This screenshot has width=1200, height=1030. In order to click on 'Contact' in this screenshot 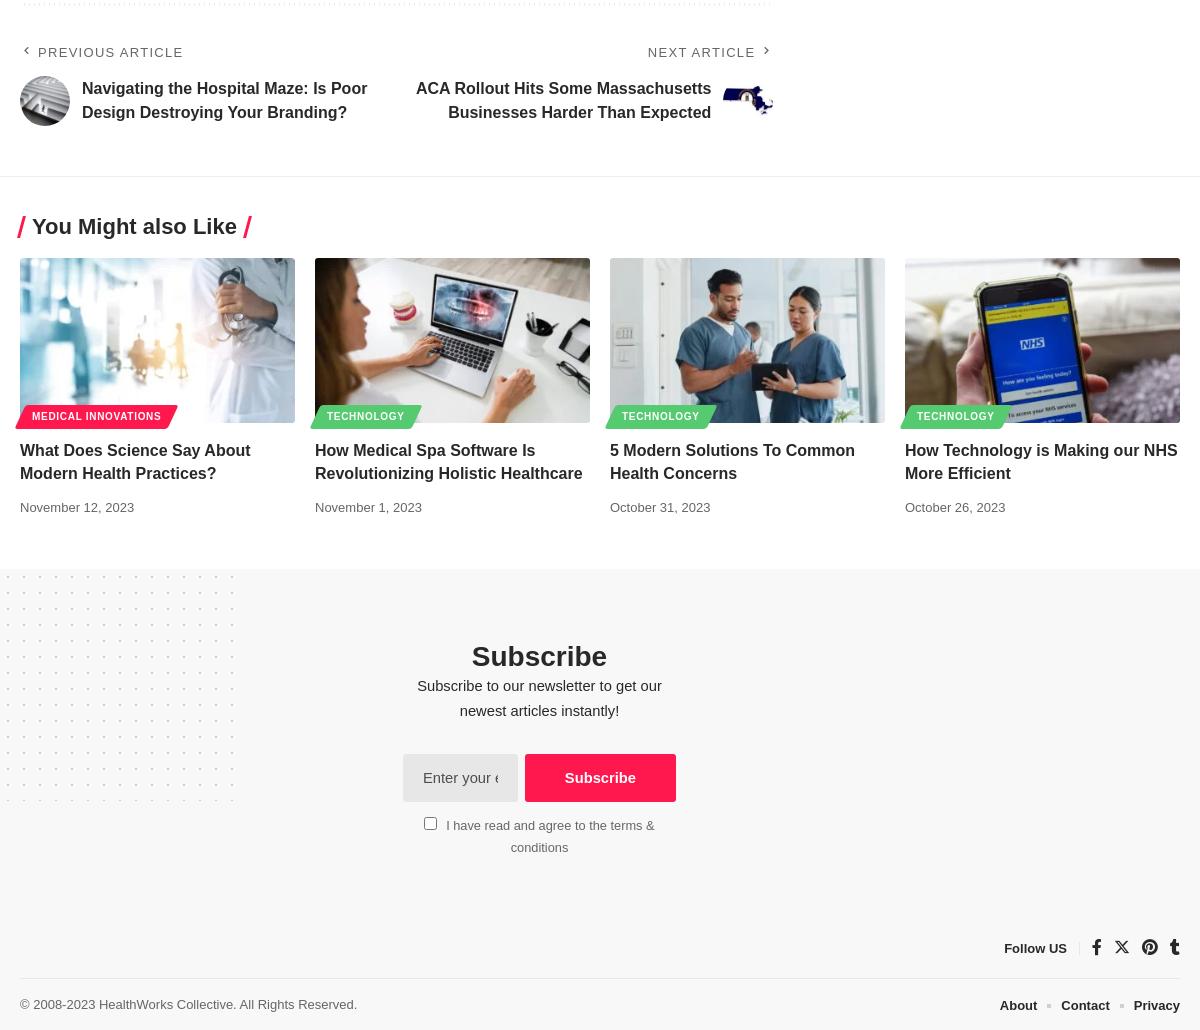, I will do `click(1084, 1004)`.